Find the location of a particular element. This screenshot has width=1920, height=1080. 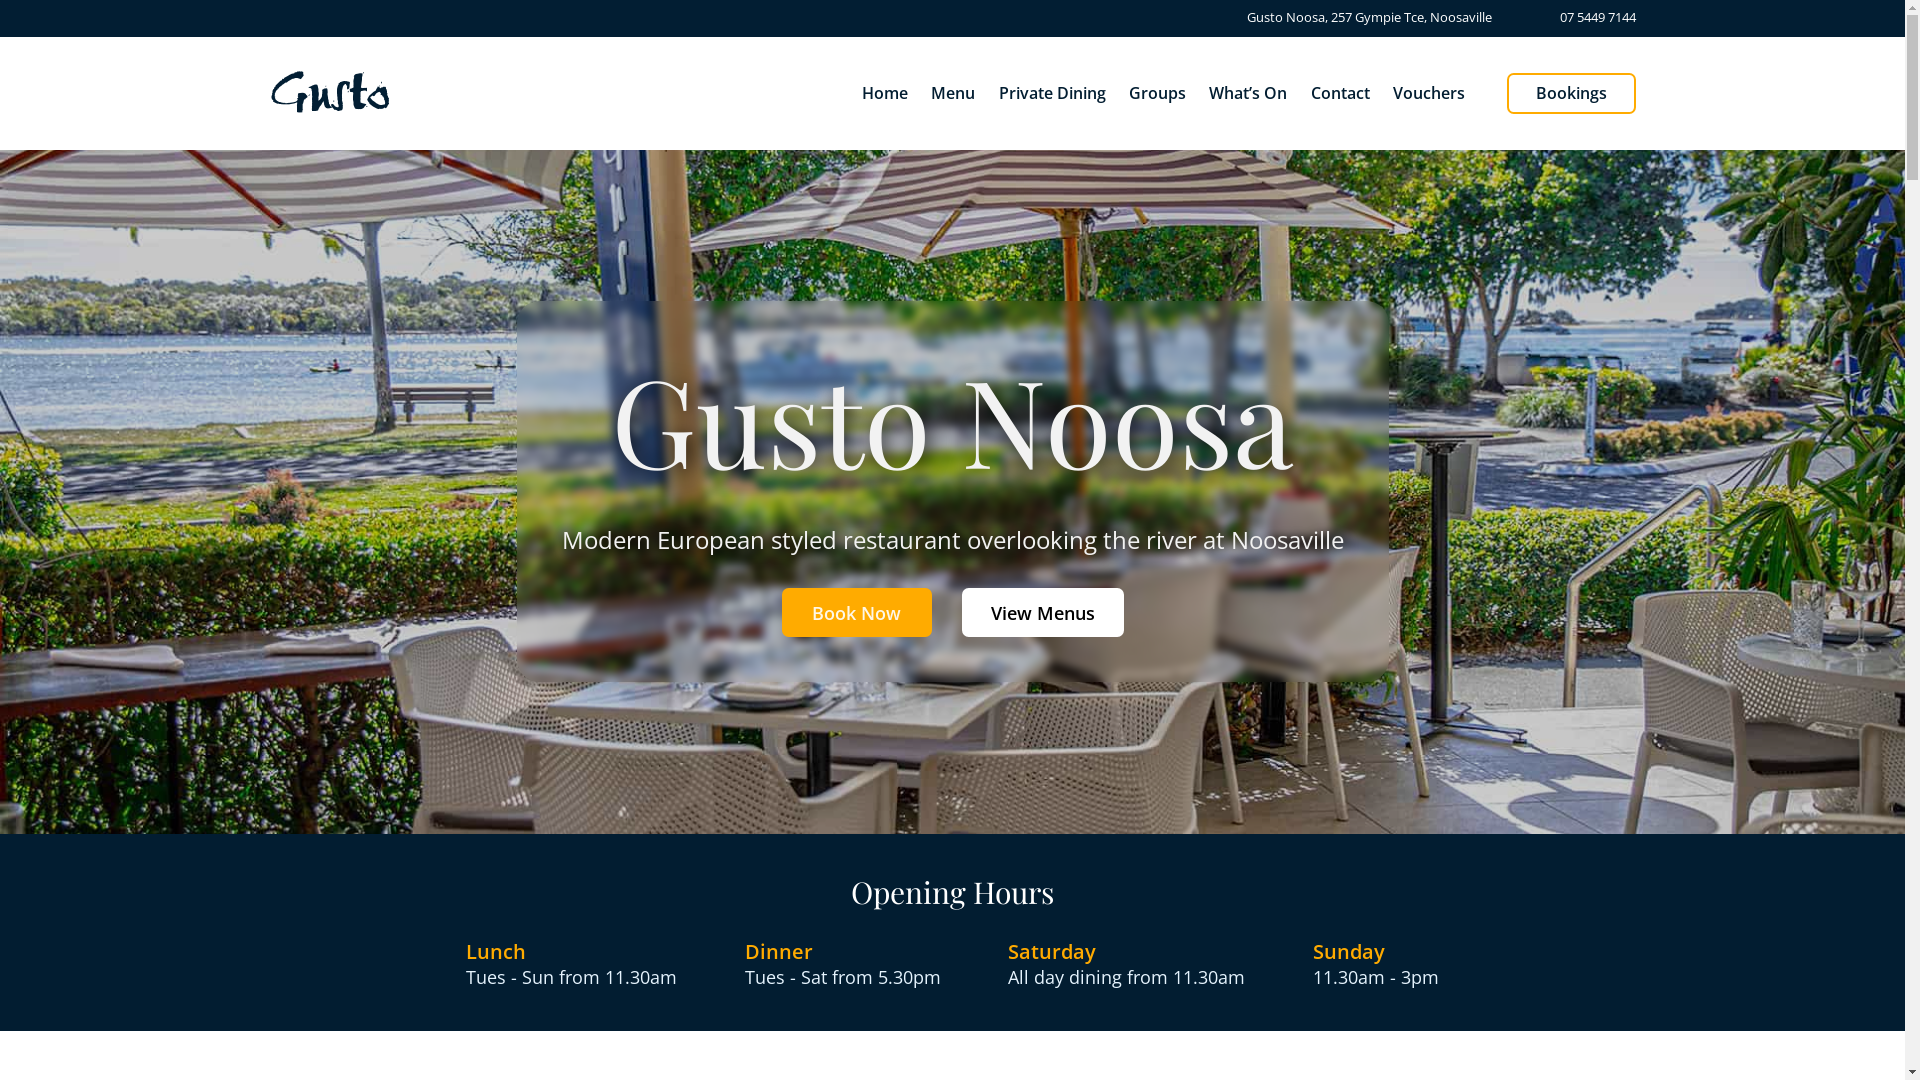

'Home' is located at coordinates (883, 92).